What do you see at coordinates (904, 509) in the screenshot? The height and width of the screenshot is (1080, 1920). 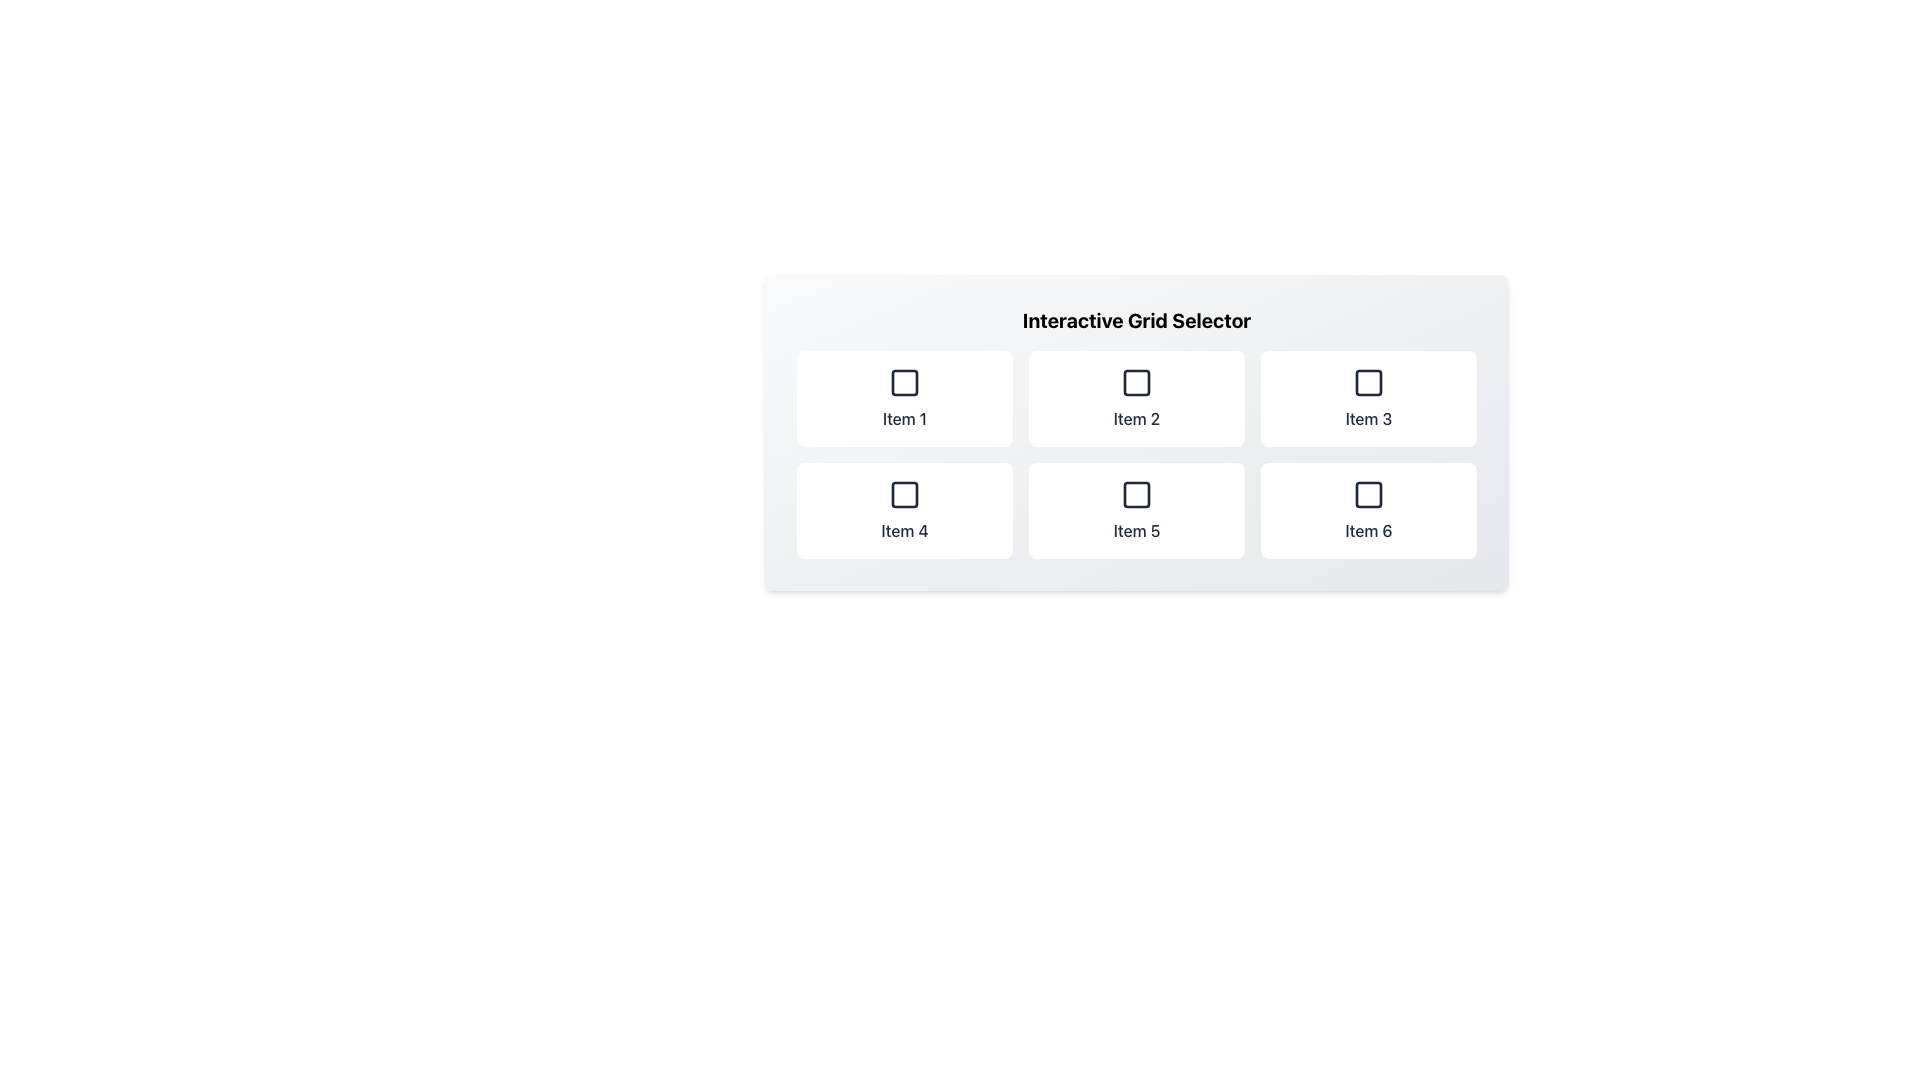 I see `the selectable grid item located in the second row of the grid layout, which is the first item below 'Item 1' and adjacent to 'Item 5'` at bounding box center [904, 509].